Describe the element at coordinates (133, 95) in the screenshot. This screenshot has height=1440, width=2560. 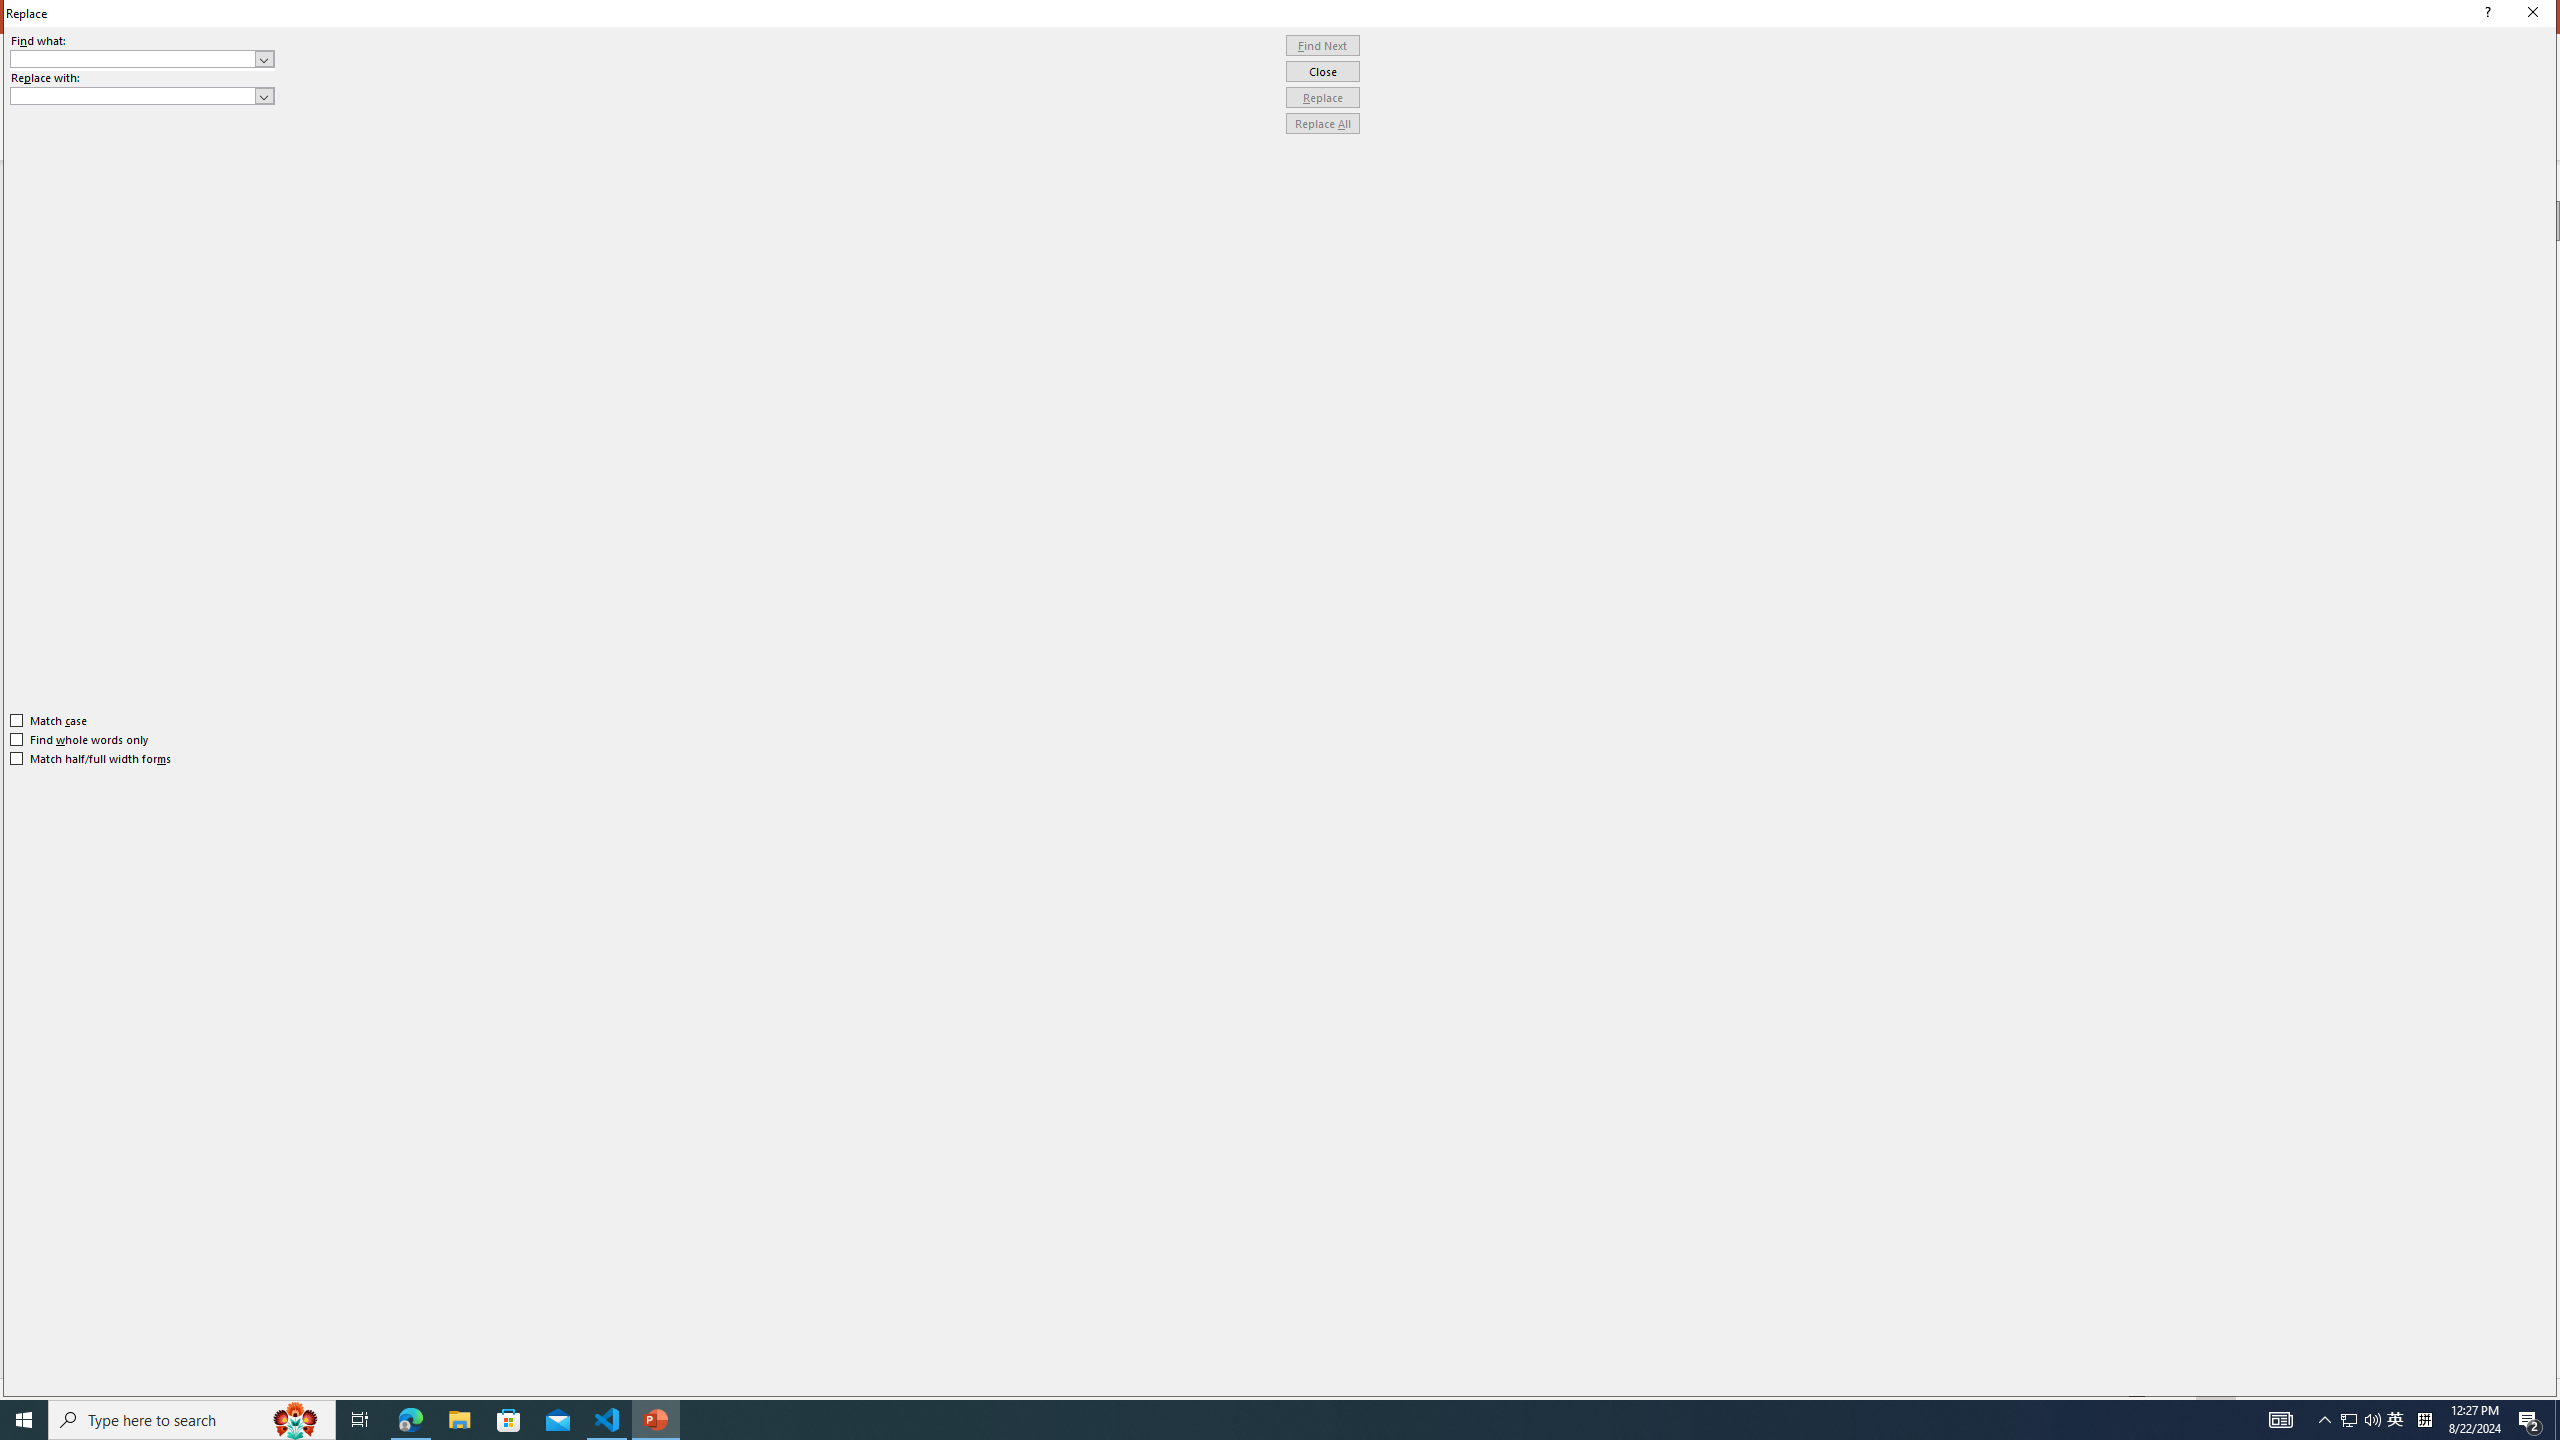
I see `'Replace with'` at that location.